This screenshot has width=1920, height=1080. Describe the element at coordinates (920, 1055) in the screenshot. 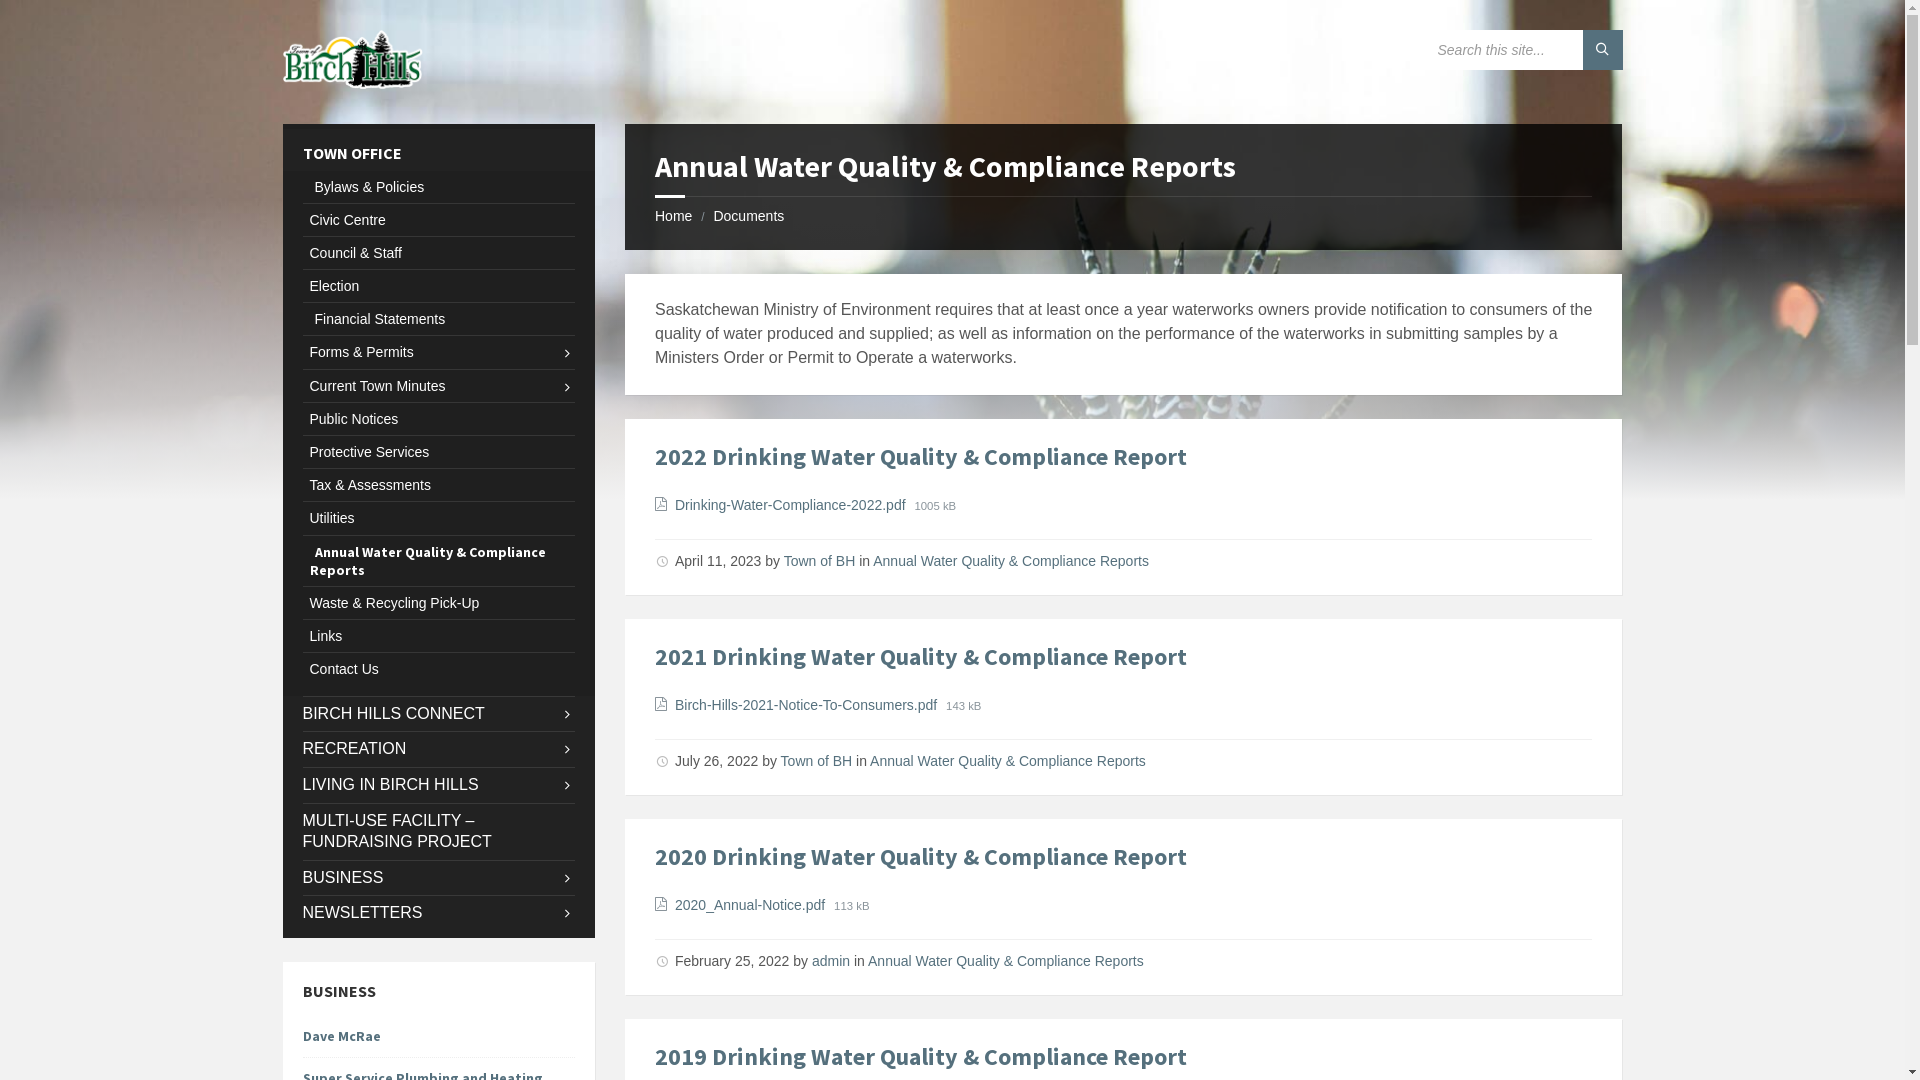

I see `'2019 Drinking Water Quality & Compliance Report'` at that location.